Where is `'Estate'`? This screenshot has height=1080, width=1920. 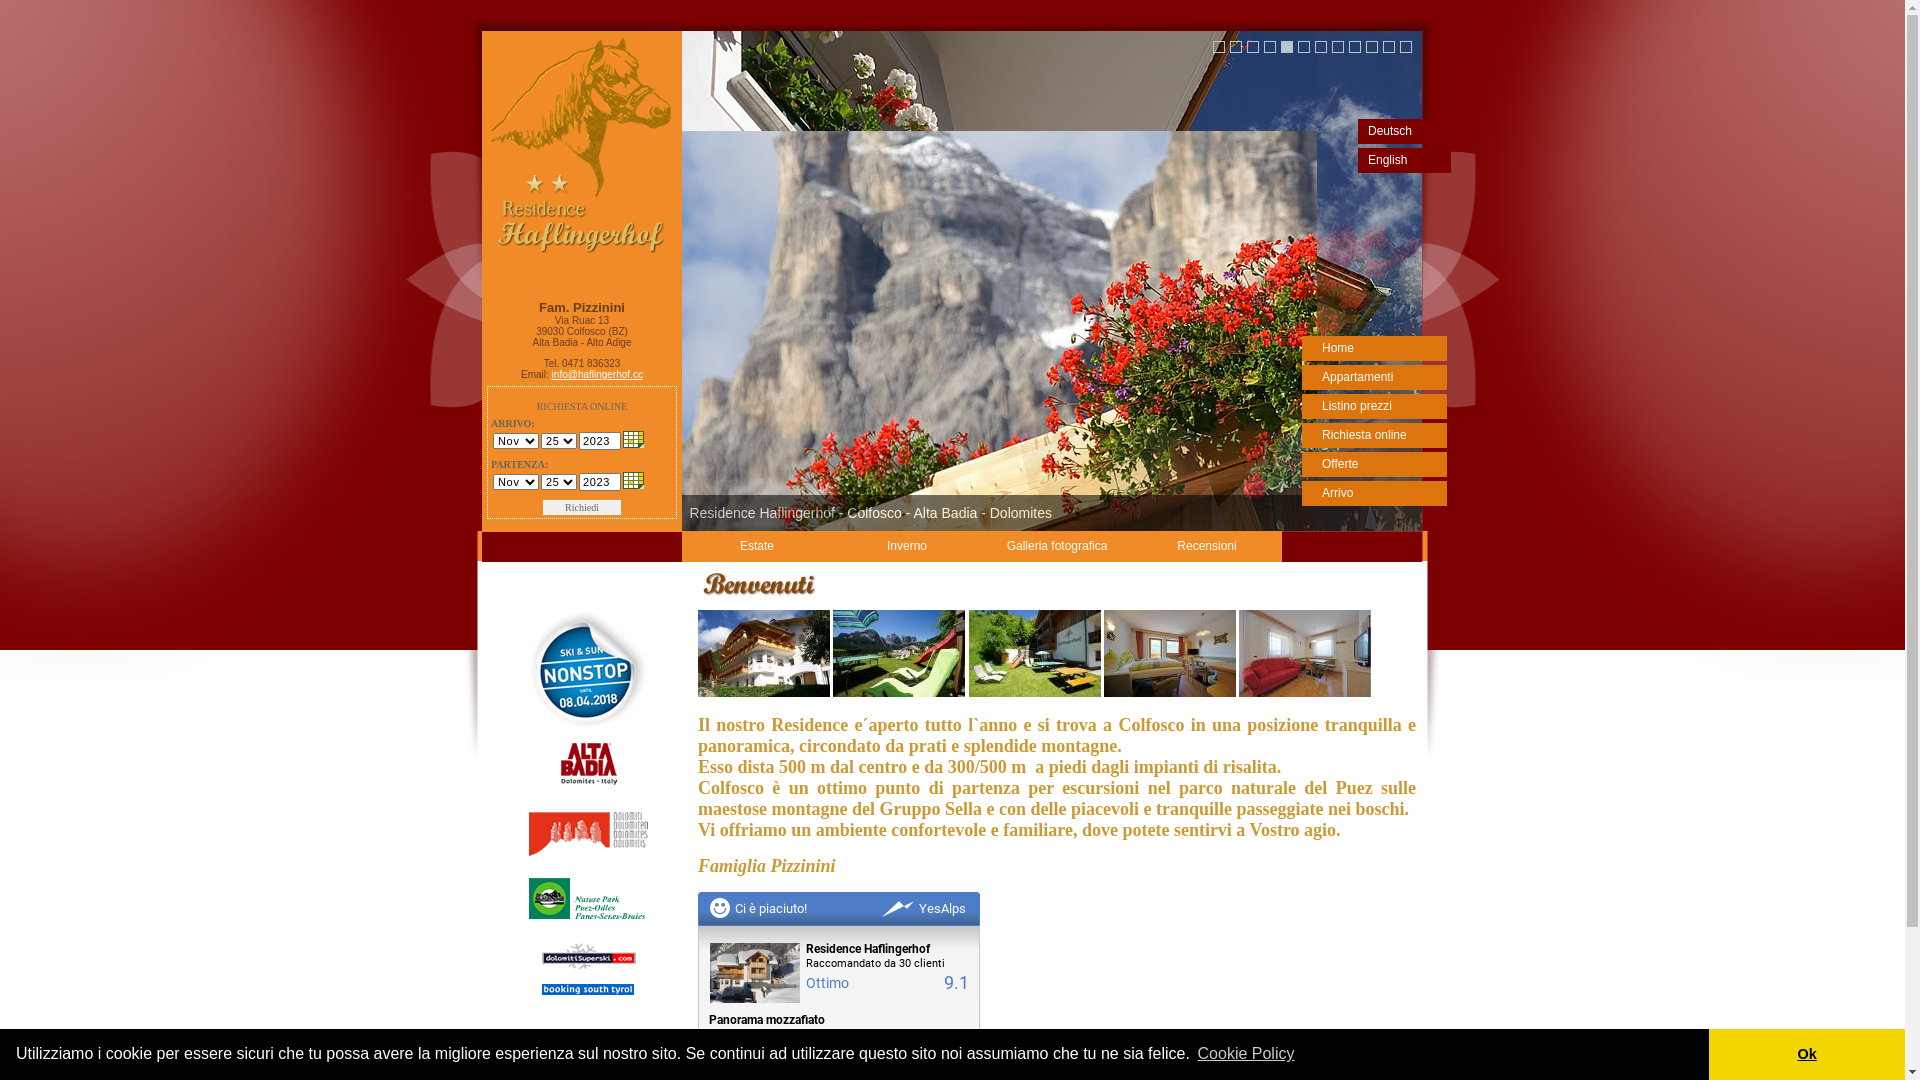
'Estate' is located at coordinates (756, 546).